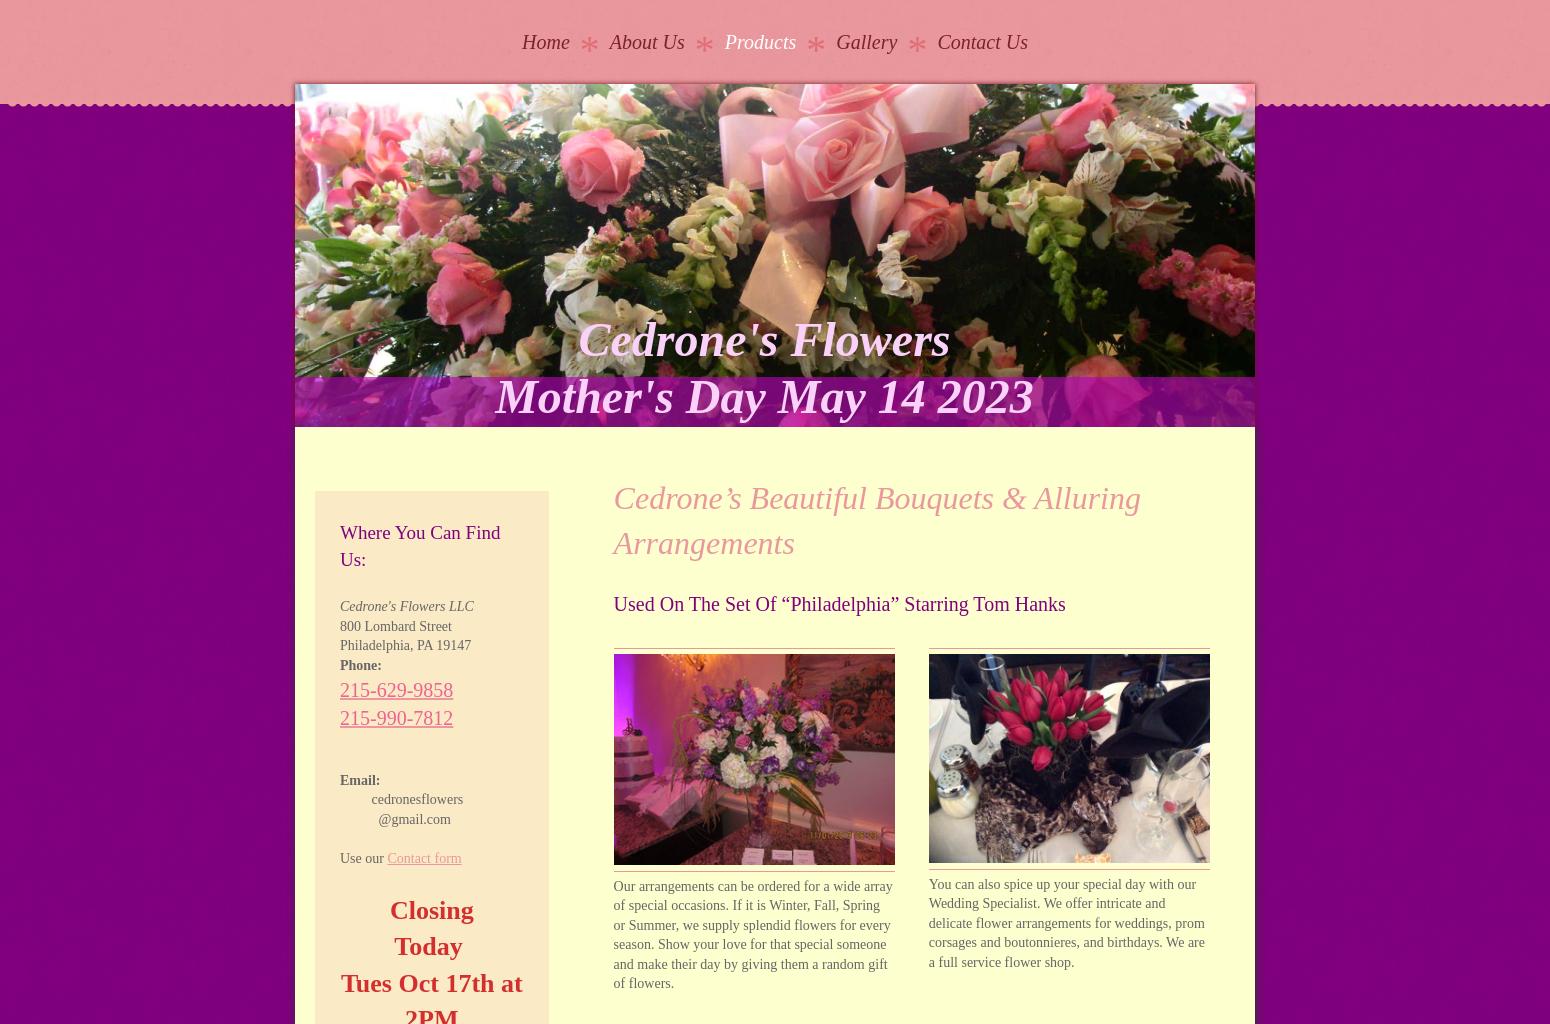 This screenshot has width=1550, height=1024. I want to click on 'Used On The Set Of “Philadelphia” Starring Tom Hanks', so click(838, 603).